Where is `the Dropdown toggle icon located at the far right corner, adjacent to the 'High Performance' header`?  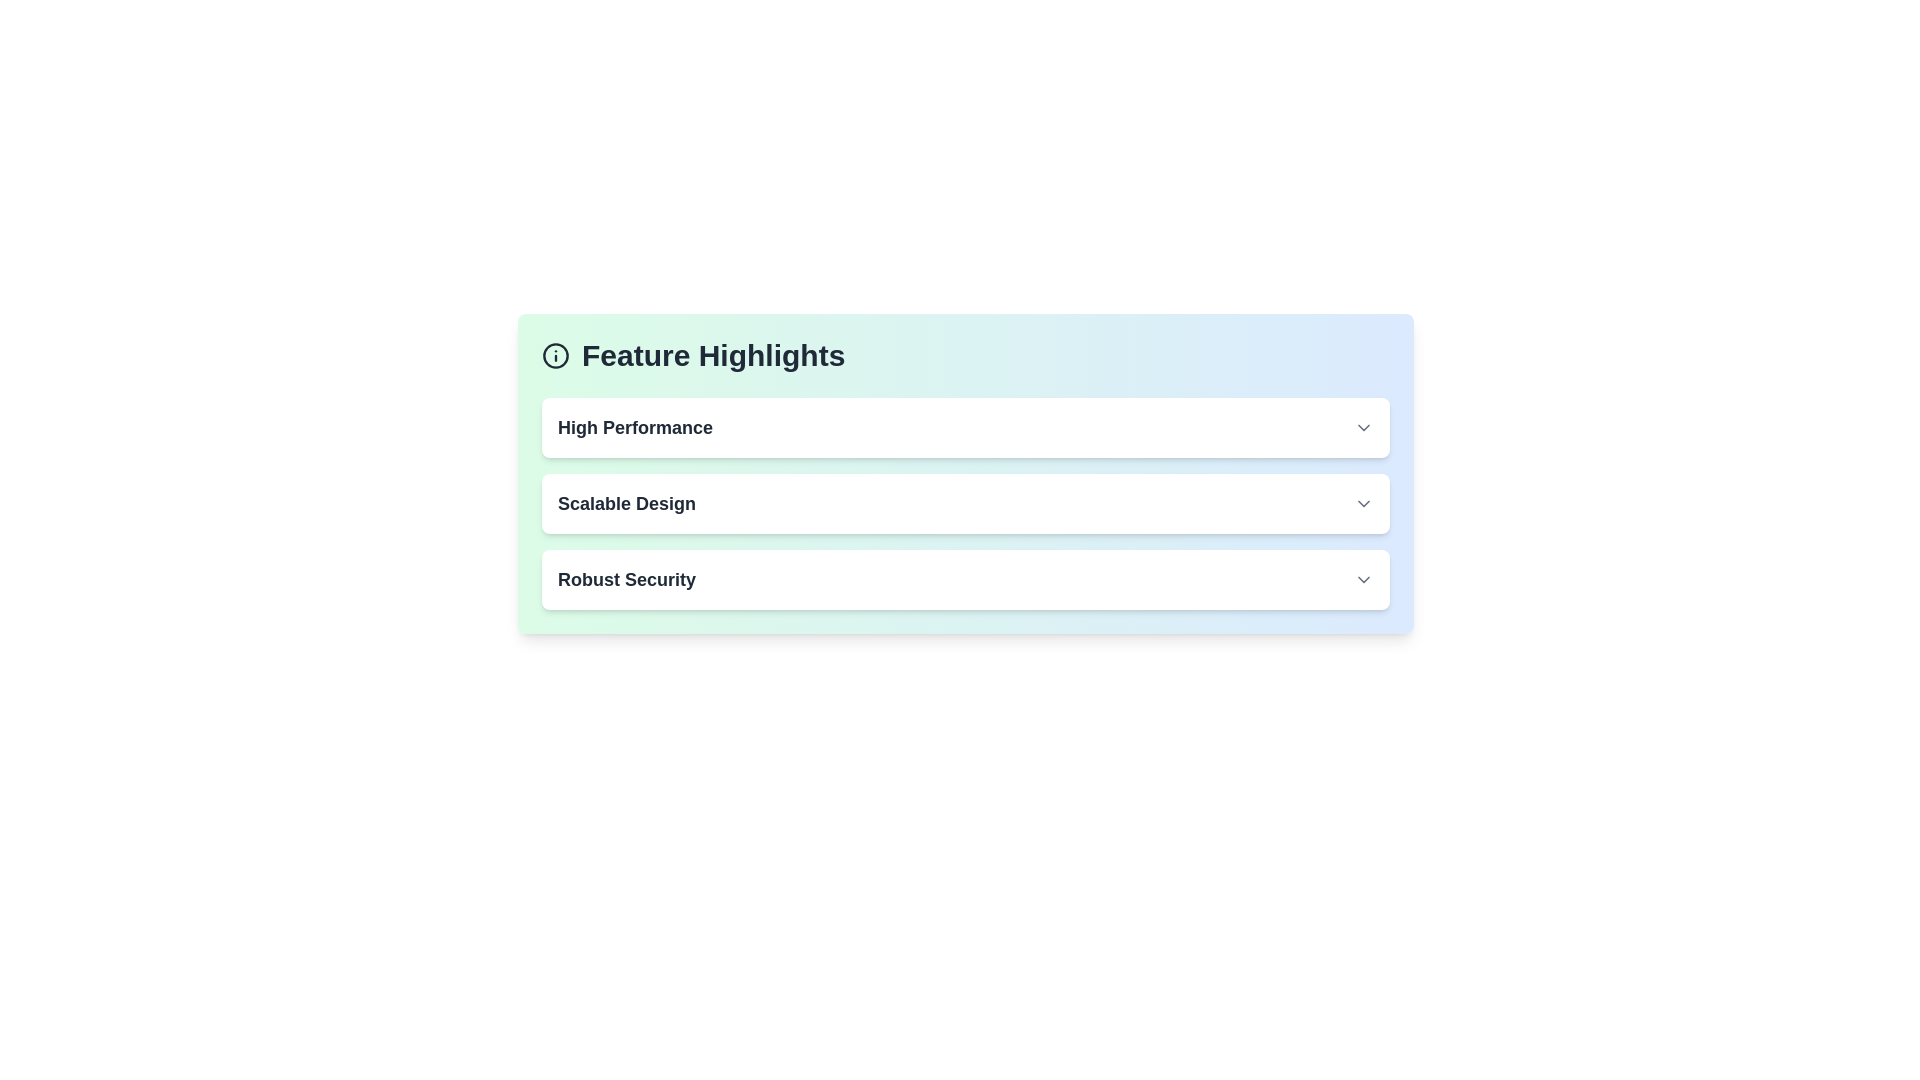
the Dropdown toggle icon located at the far right corner, adjacent to the 'High Performance' header is located at coordinates (1362, 427).